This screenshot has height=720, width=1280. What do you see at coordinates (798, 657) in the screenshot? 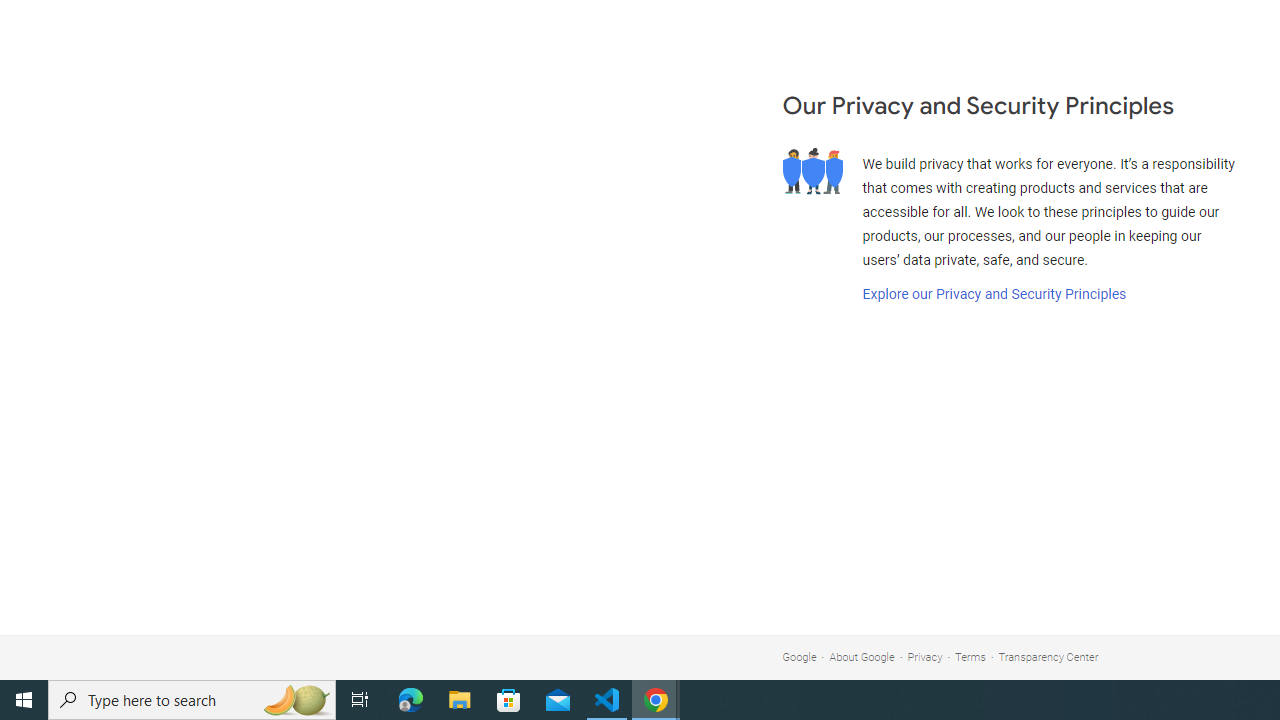
I see `'Google'` at bounding box center [798, 657].